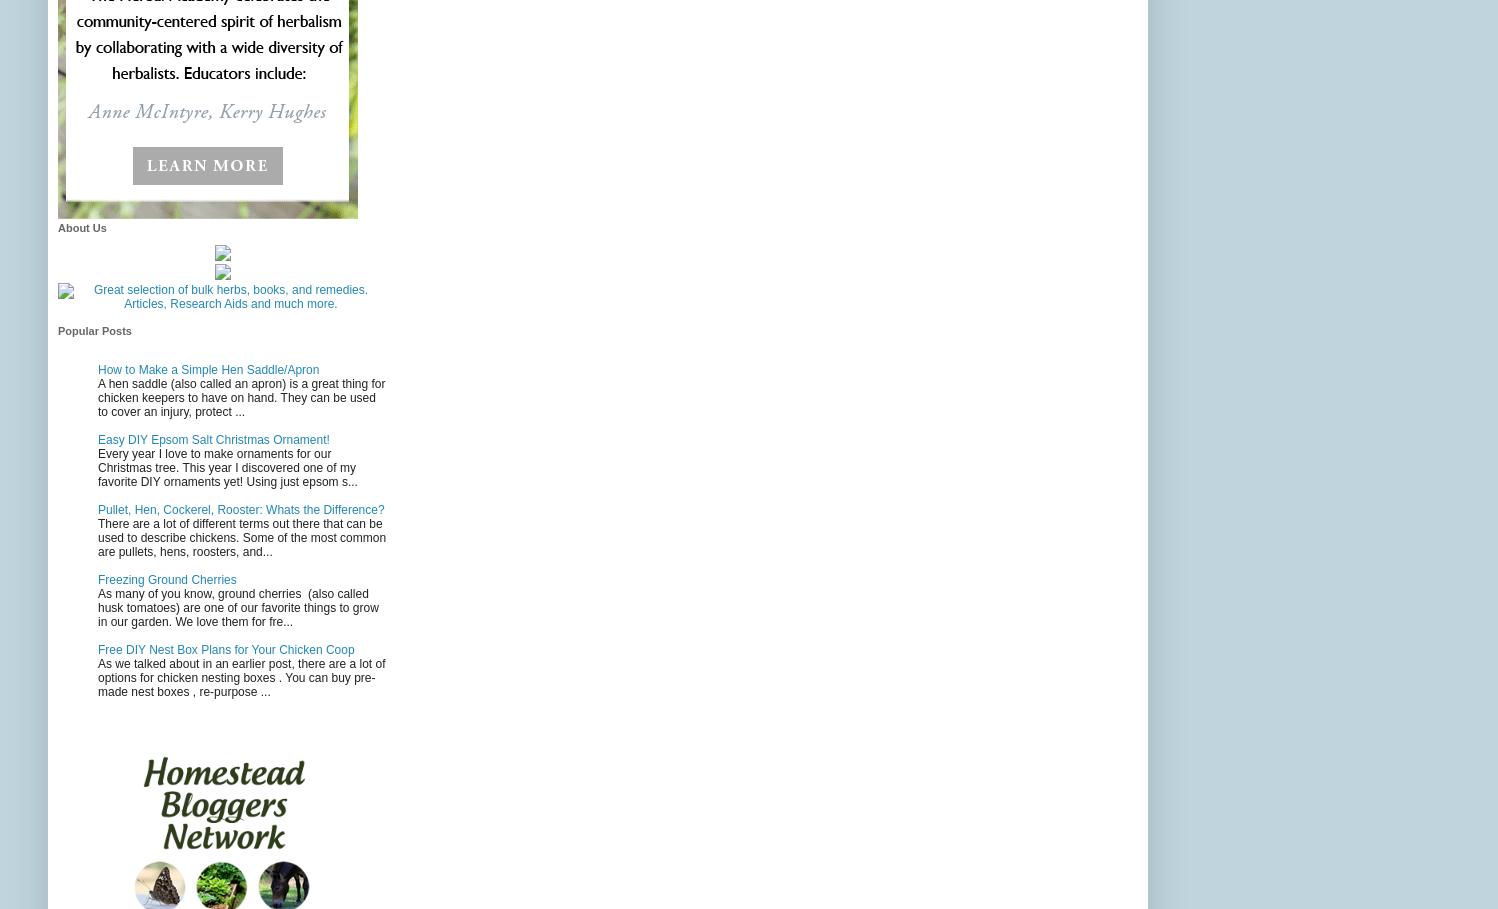 The width and height of the screenshot is (1498, 909). What do you see at coordinates (226, 649) in the screenshot?
I see `'Free DIY Nest Box Plans for Your Chicken Coop'` at bounding box center [226, 649].